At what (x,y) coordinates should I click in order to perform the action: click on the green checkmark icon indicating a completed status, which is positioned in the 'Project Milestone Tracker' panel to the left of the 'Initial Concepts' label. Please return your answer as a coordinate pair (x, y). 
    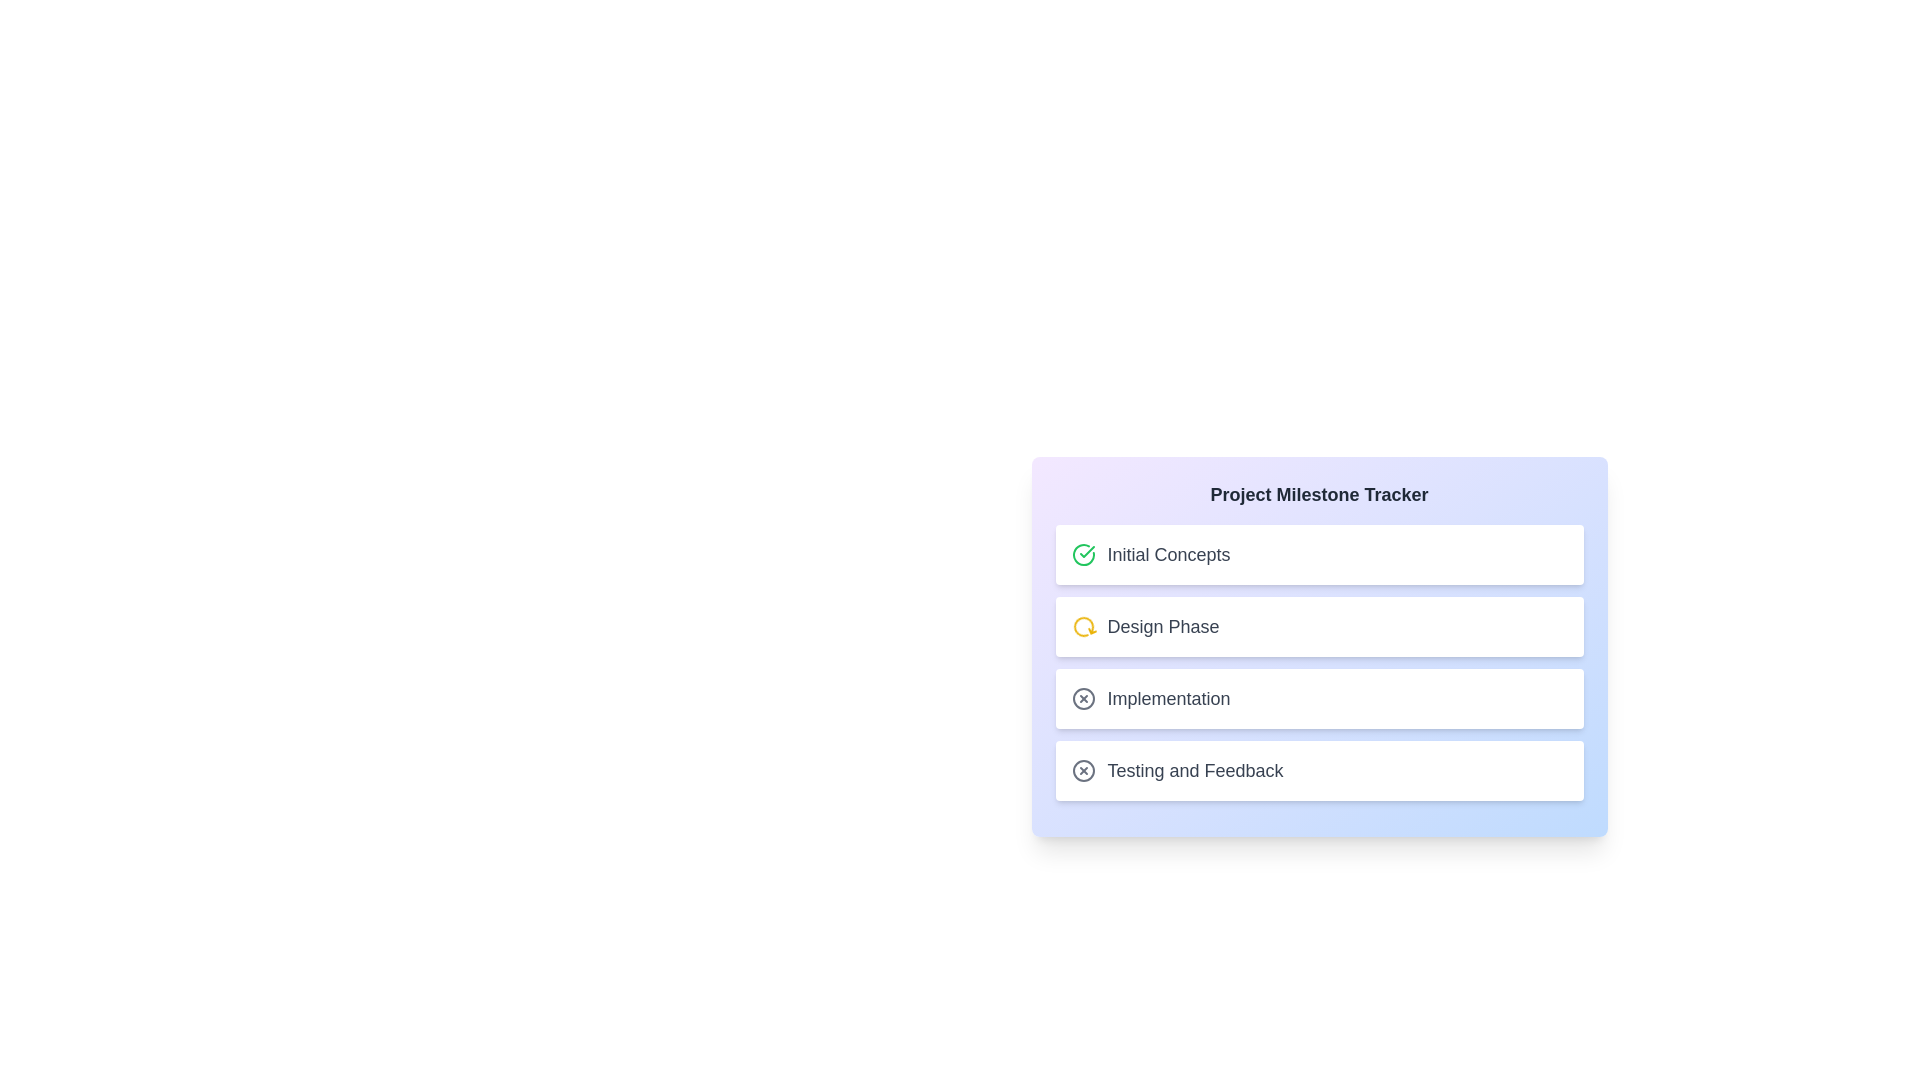
    Looking at the image, I should click on (1085, 551).